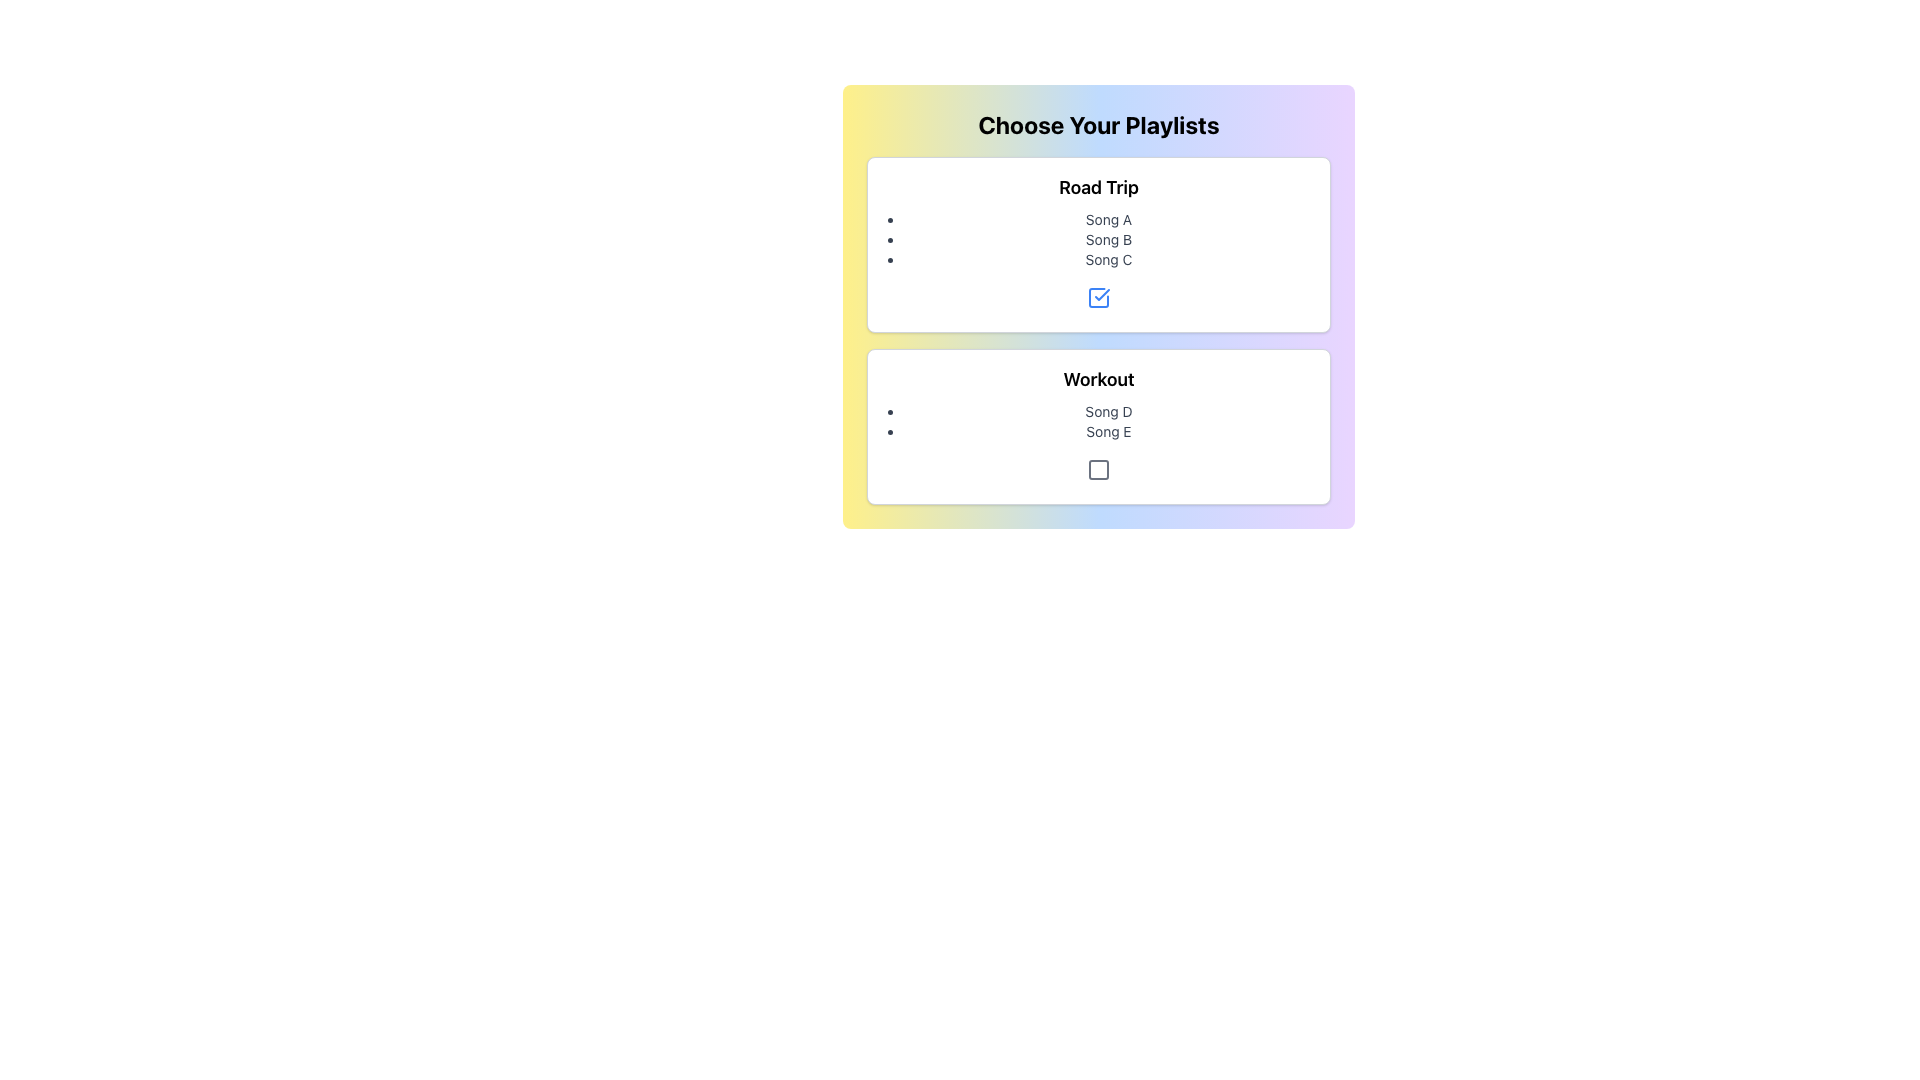 The image size is (1920, 1080). I want to click on the second card titled 'Workout' in the playlist section, so click(1098, 426).